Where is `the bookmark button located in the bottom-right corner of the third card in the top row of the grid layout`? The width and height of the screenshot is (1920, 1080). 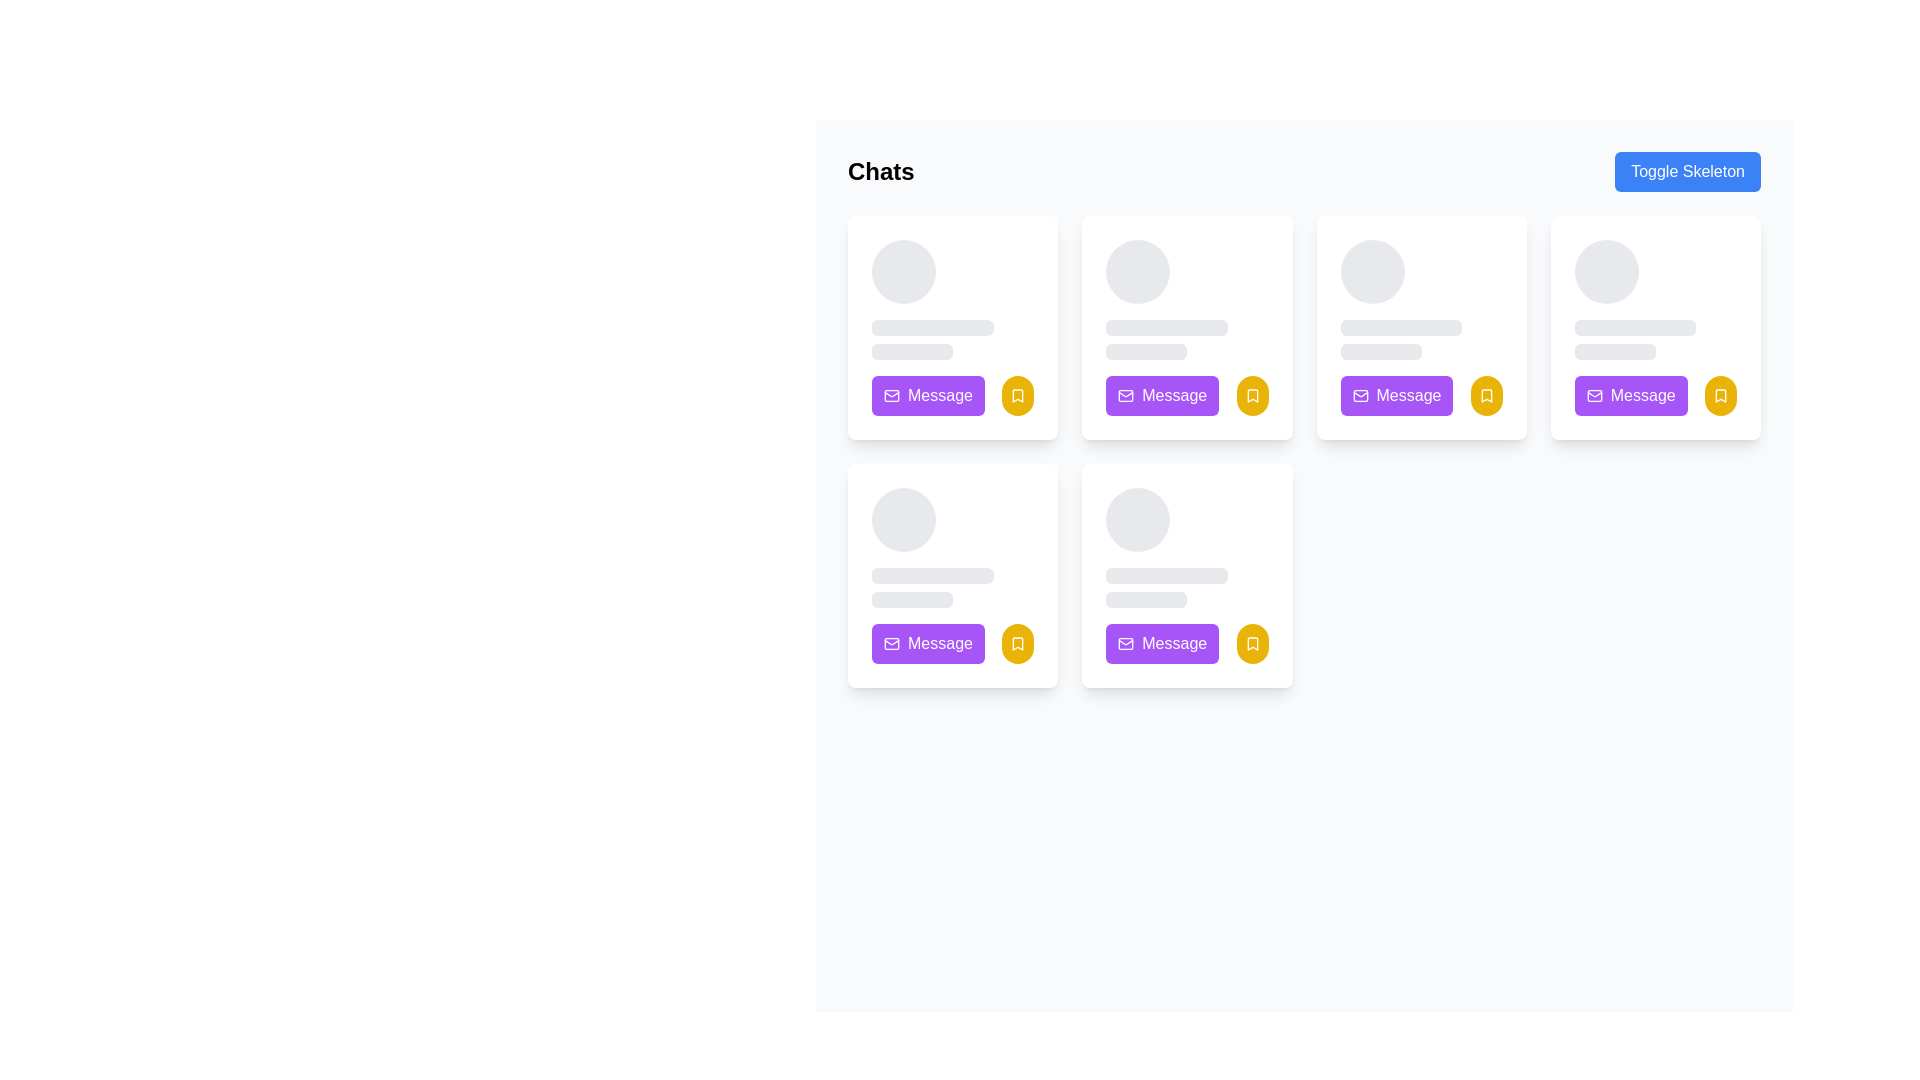 the bookmark button located in the bottom-right corner of the third card in the top row of the grid layout is located at coordinates (1486, 396).